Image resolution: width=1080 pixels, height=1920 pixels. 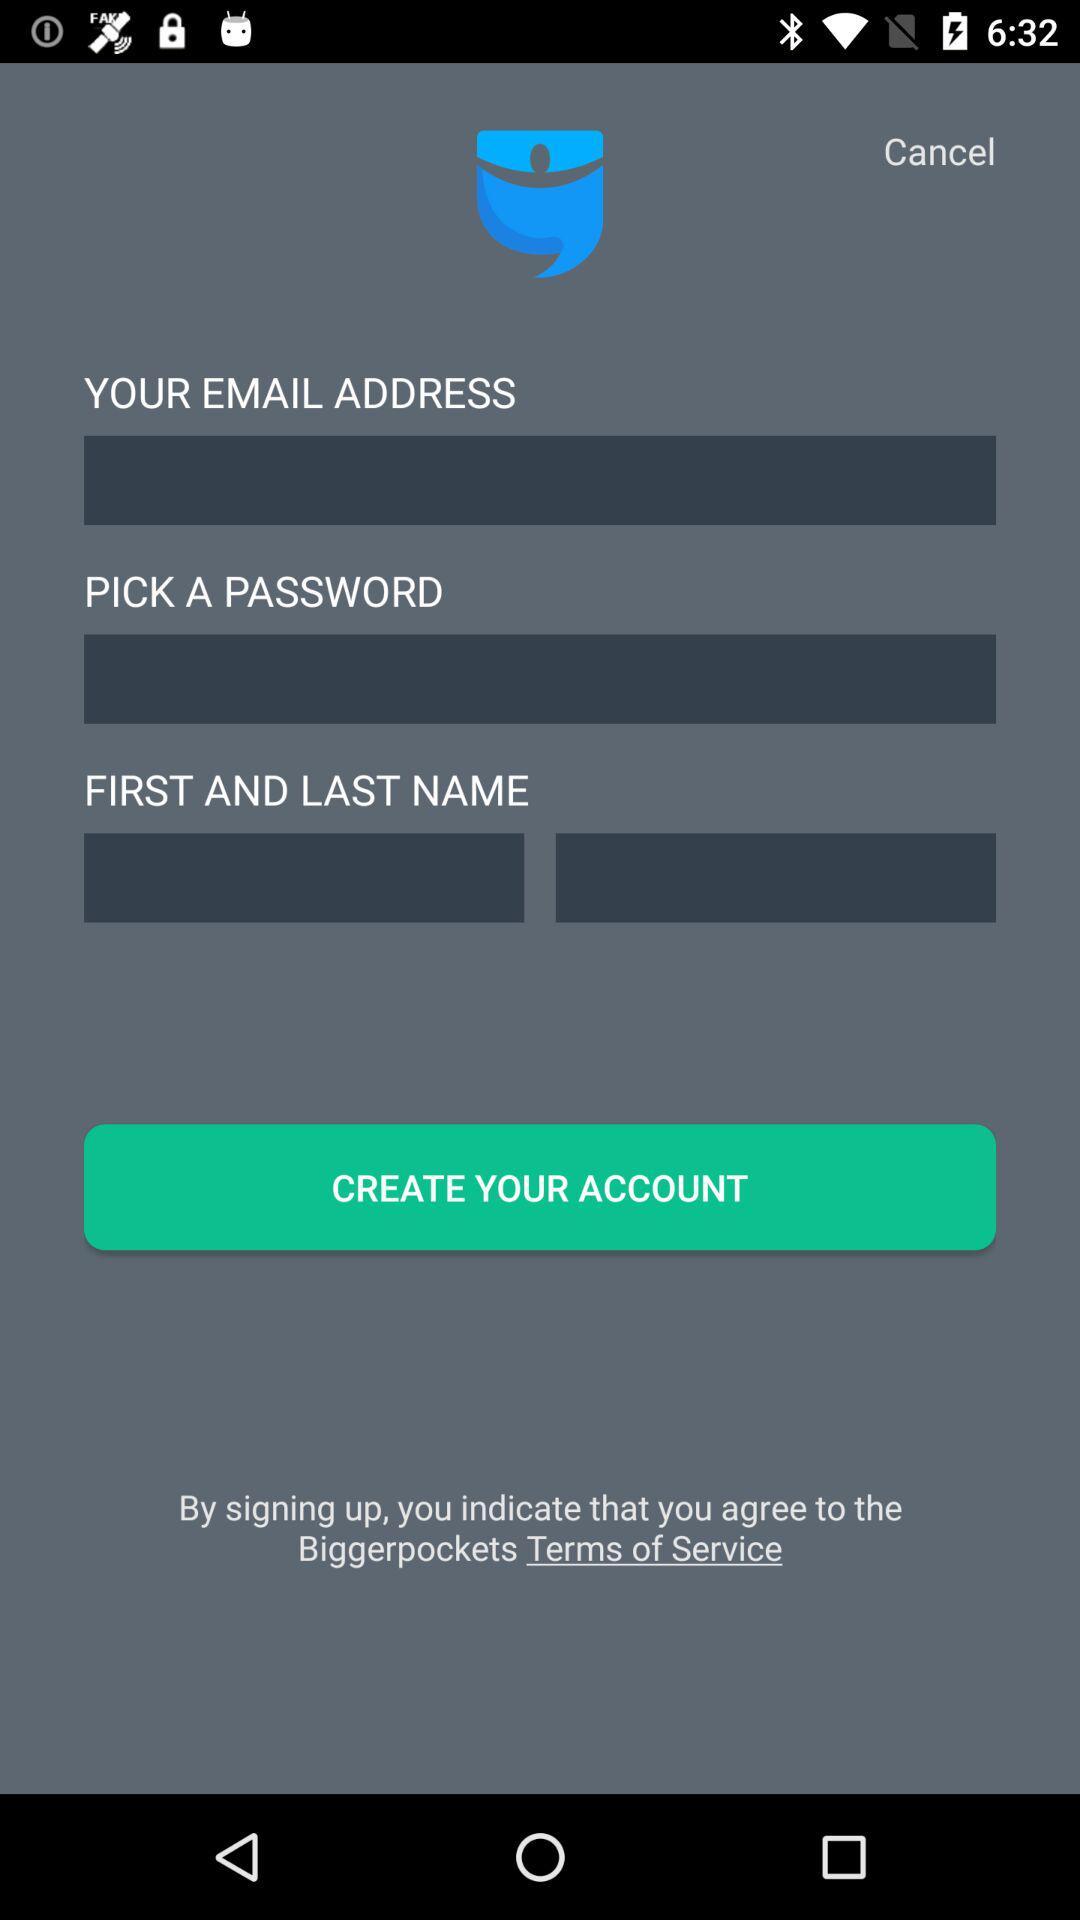 I want to click on the create your account, so click(x=540, y=1187).